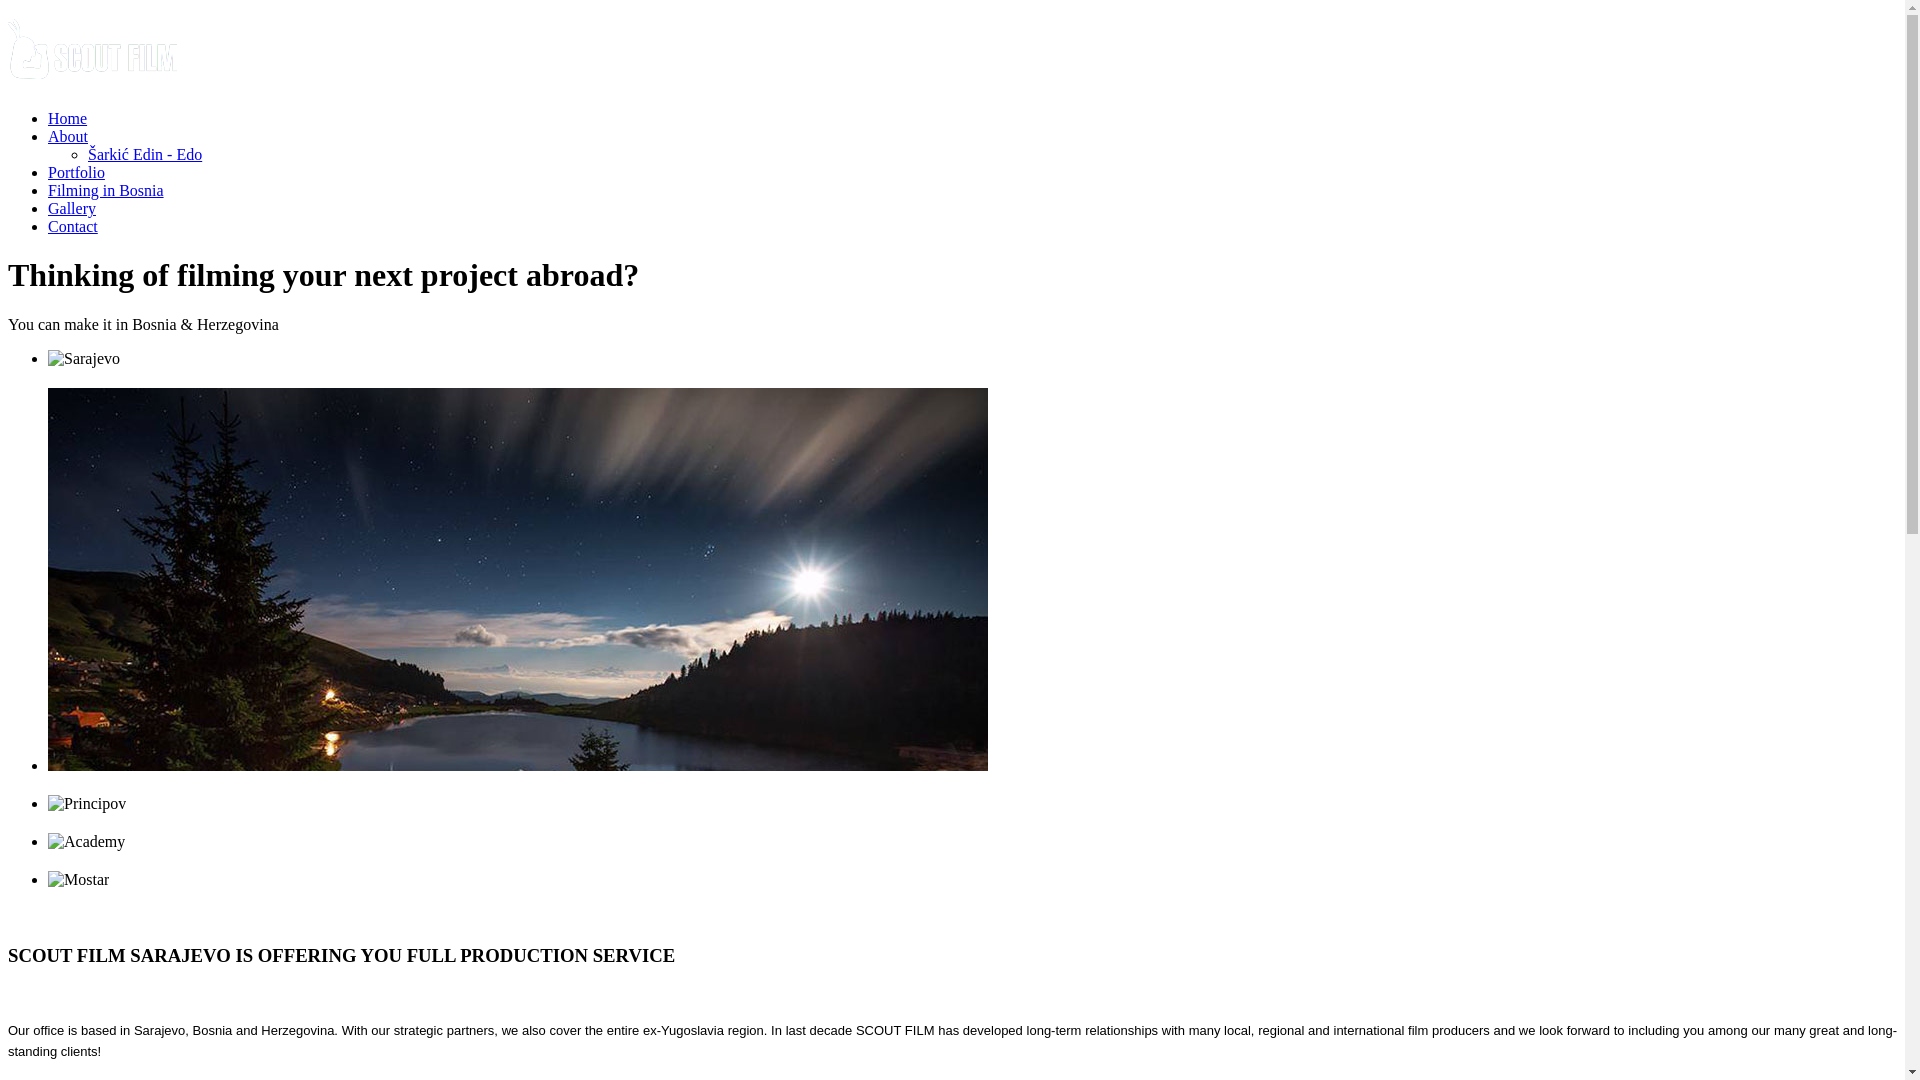  Describe the element at coordinates (72, 208) in the screenshot. I see `'Gallery'` at that location.